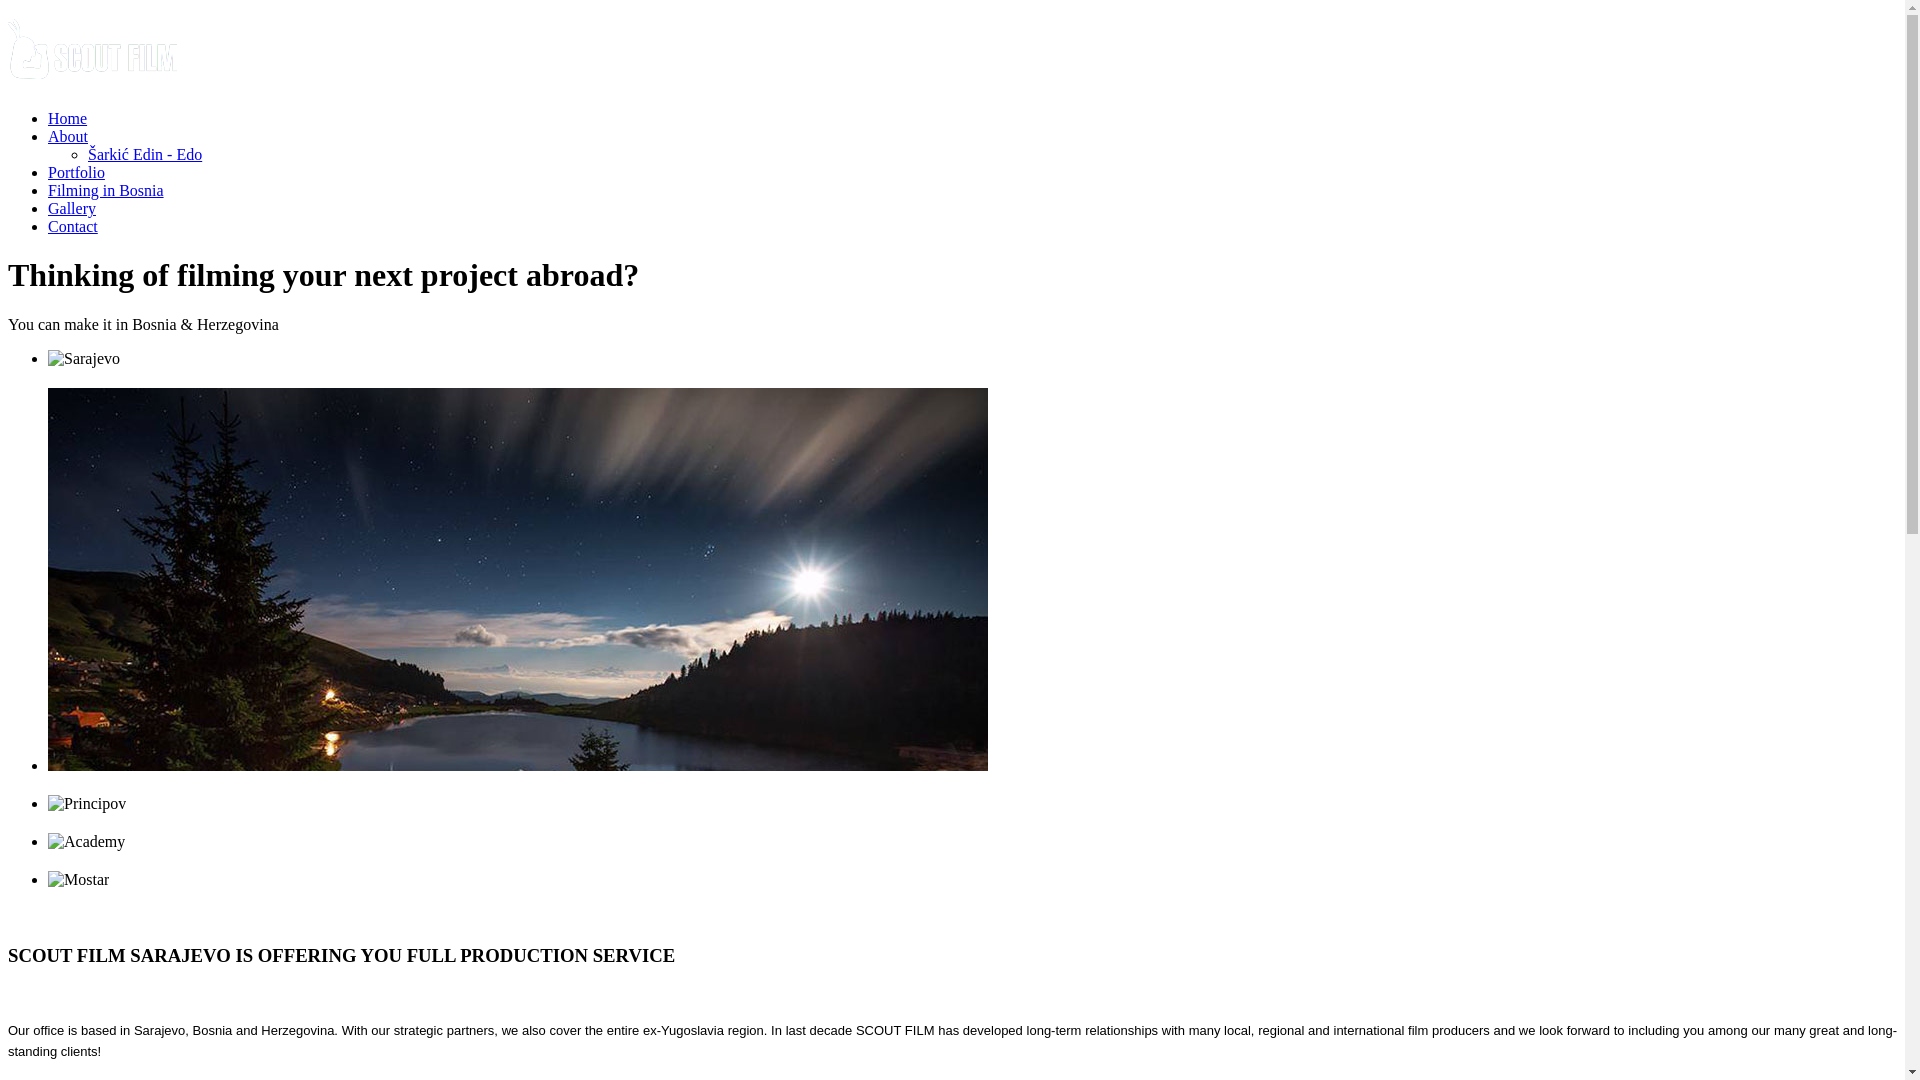  Describe the element at coordinates (72, 208) in the screenshot. I see `'Gallery'` at that location.